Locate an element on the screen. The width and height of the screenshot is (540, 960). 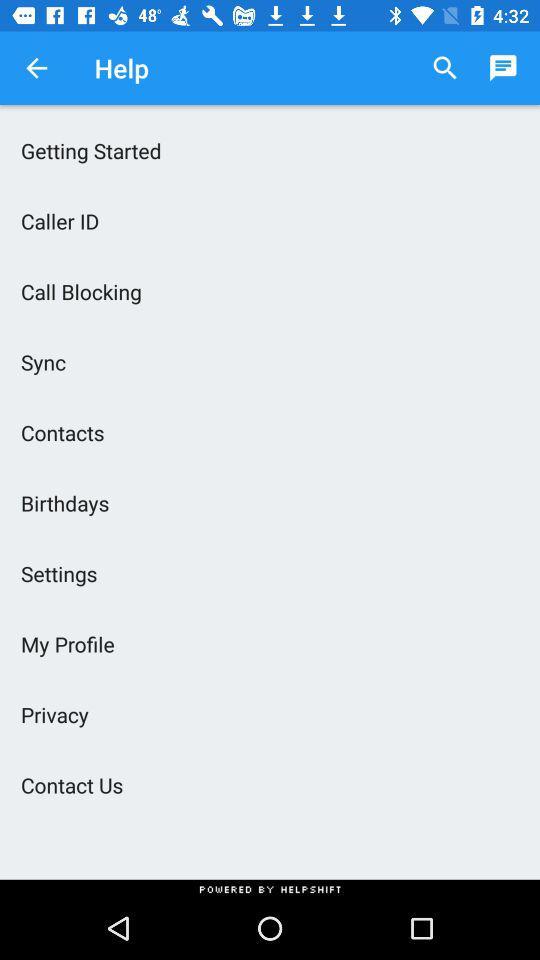
the icon above contacts item is located at coordinates (270, 361).